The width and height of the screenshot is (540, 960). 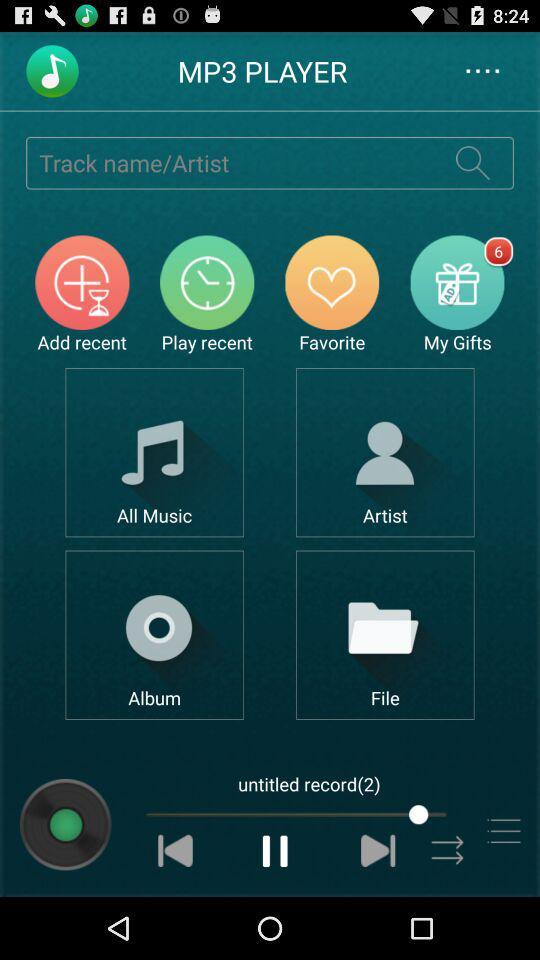 What do you see at coordinates (228, 161) in the screenshot?
I see `search for track name or artist` at bounding box center [228, 161].